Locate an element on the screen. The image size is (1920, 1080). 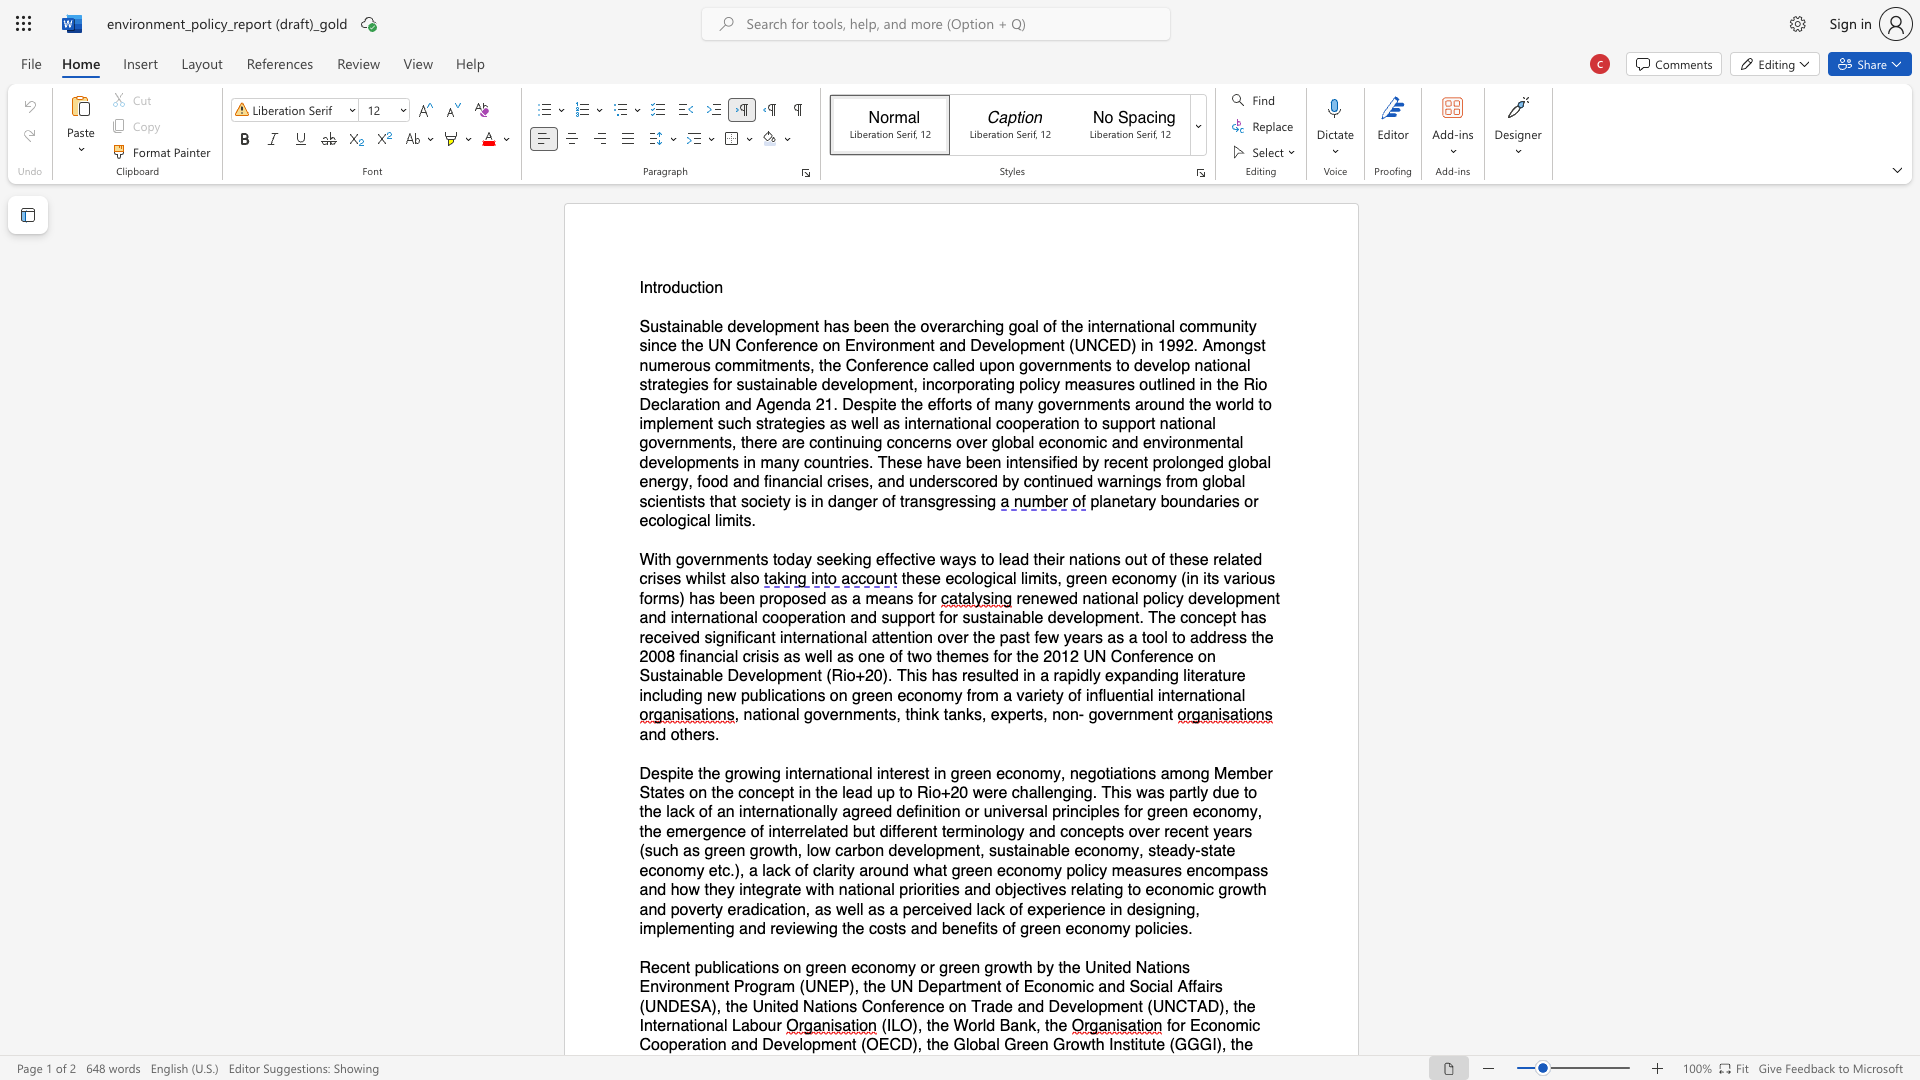
the subset text "pt has rece" within the text "renewed national policy development and international cooperation and support for sustainable development. The concept has received significant international attention over the past few years as a tool to address the 2008" is located at coordinates (1222, 617).